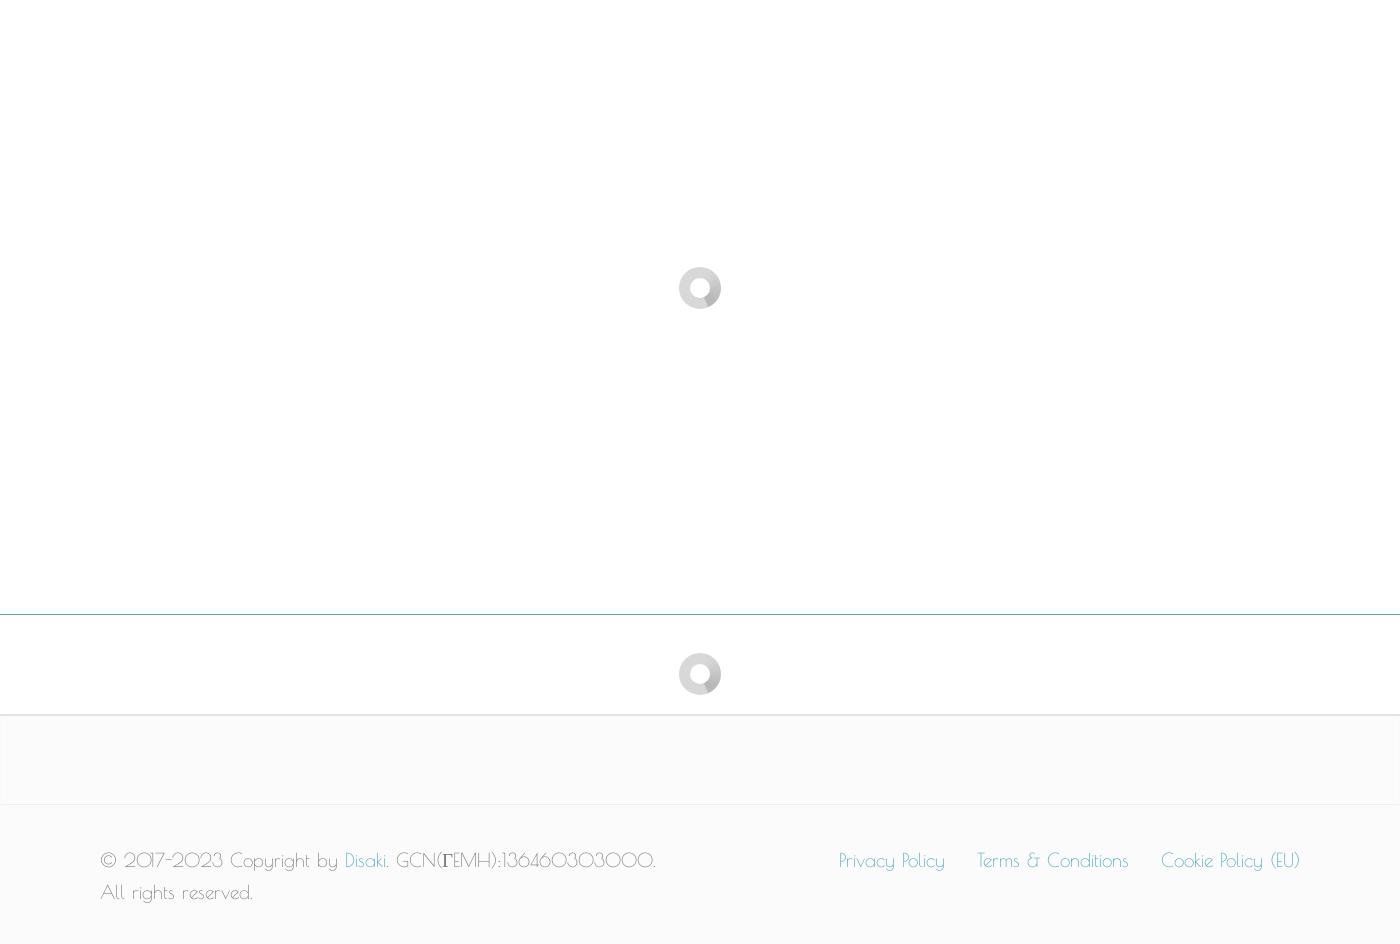  I want to click on 'Saint John Mykonos Hotel', so click(1001, 351).